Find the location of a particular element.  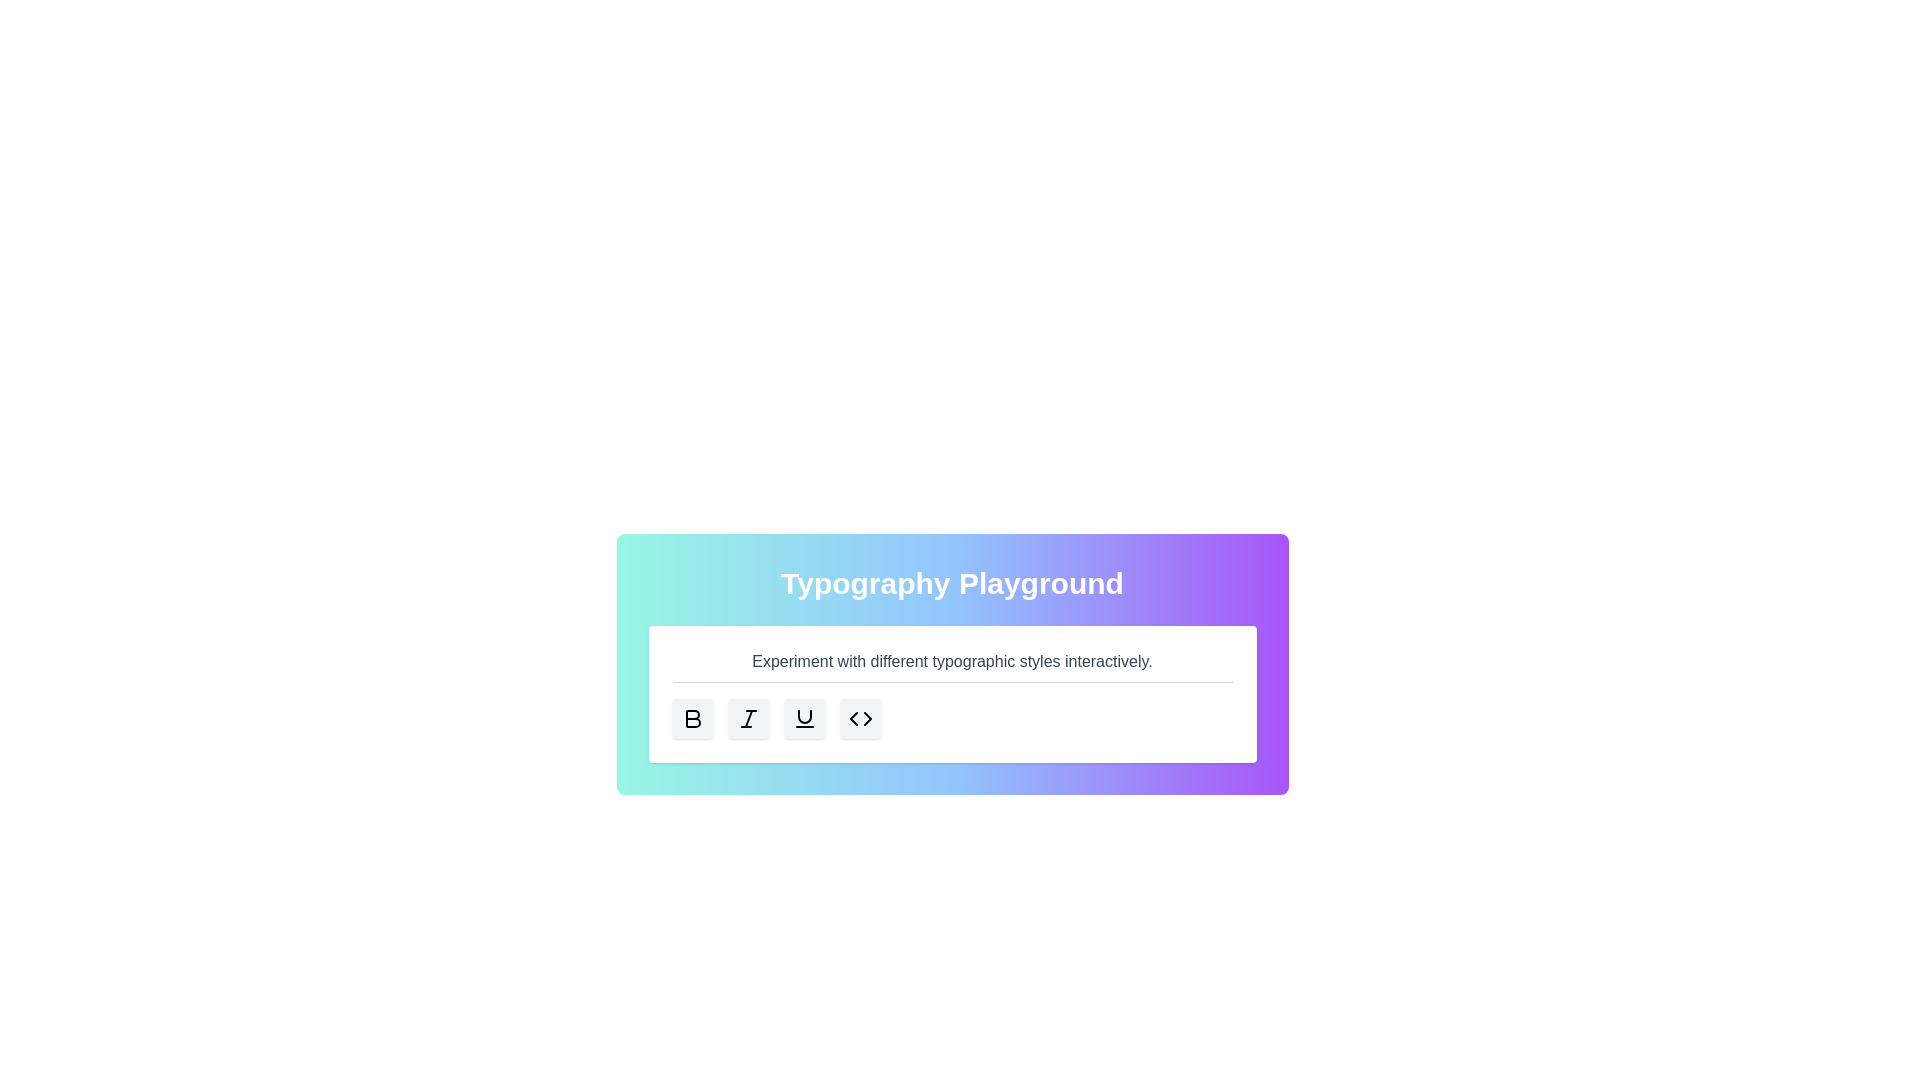

the button icon representing code or syntax, located as the fourth button in a row of icons beneath the 'Experiment with different typographic styles interactively' text is located at coordinates (860, 717).